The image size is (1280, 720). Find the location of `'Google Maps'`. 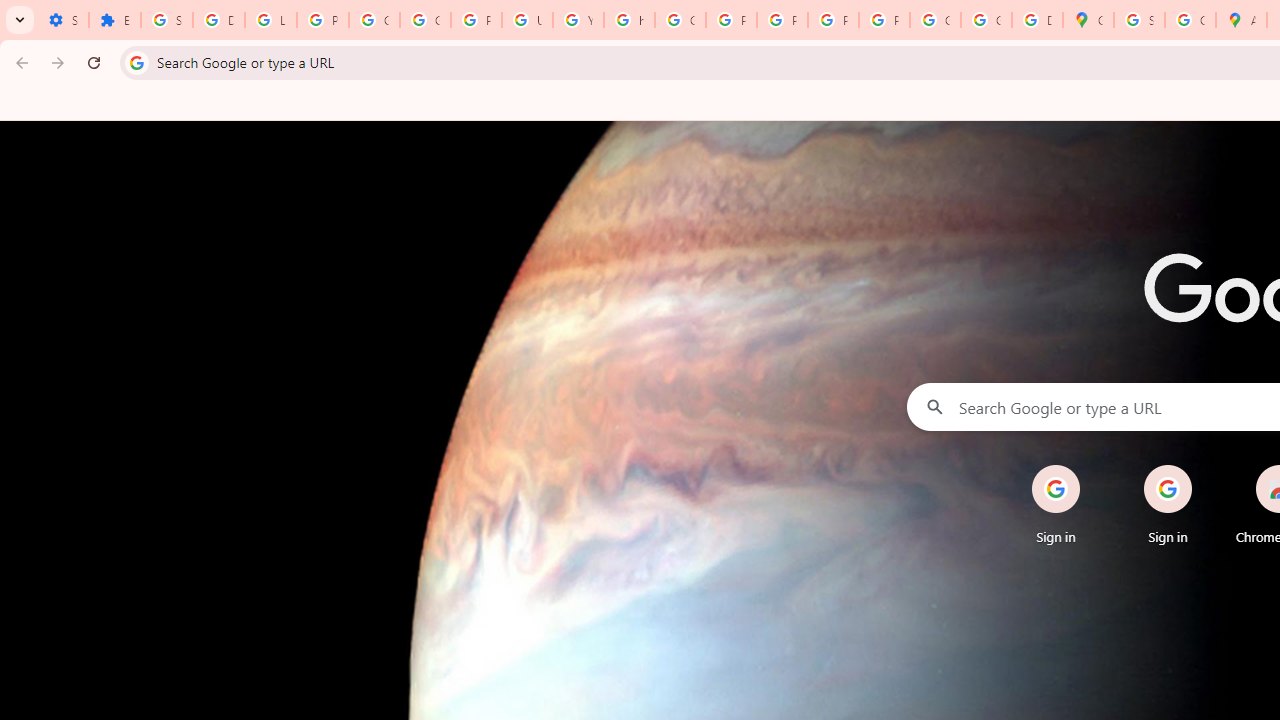

'Google Maps' is located at coordinates (1087, 20).